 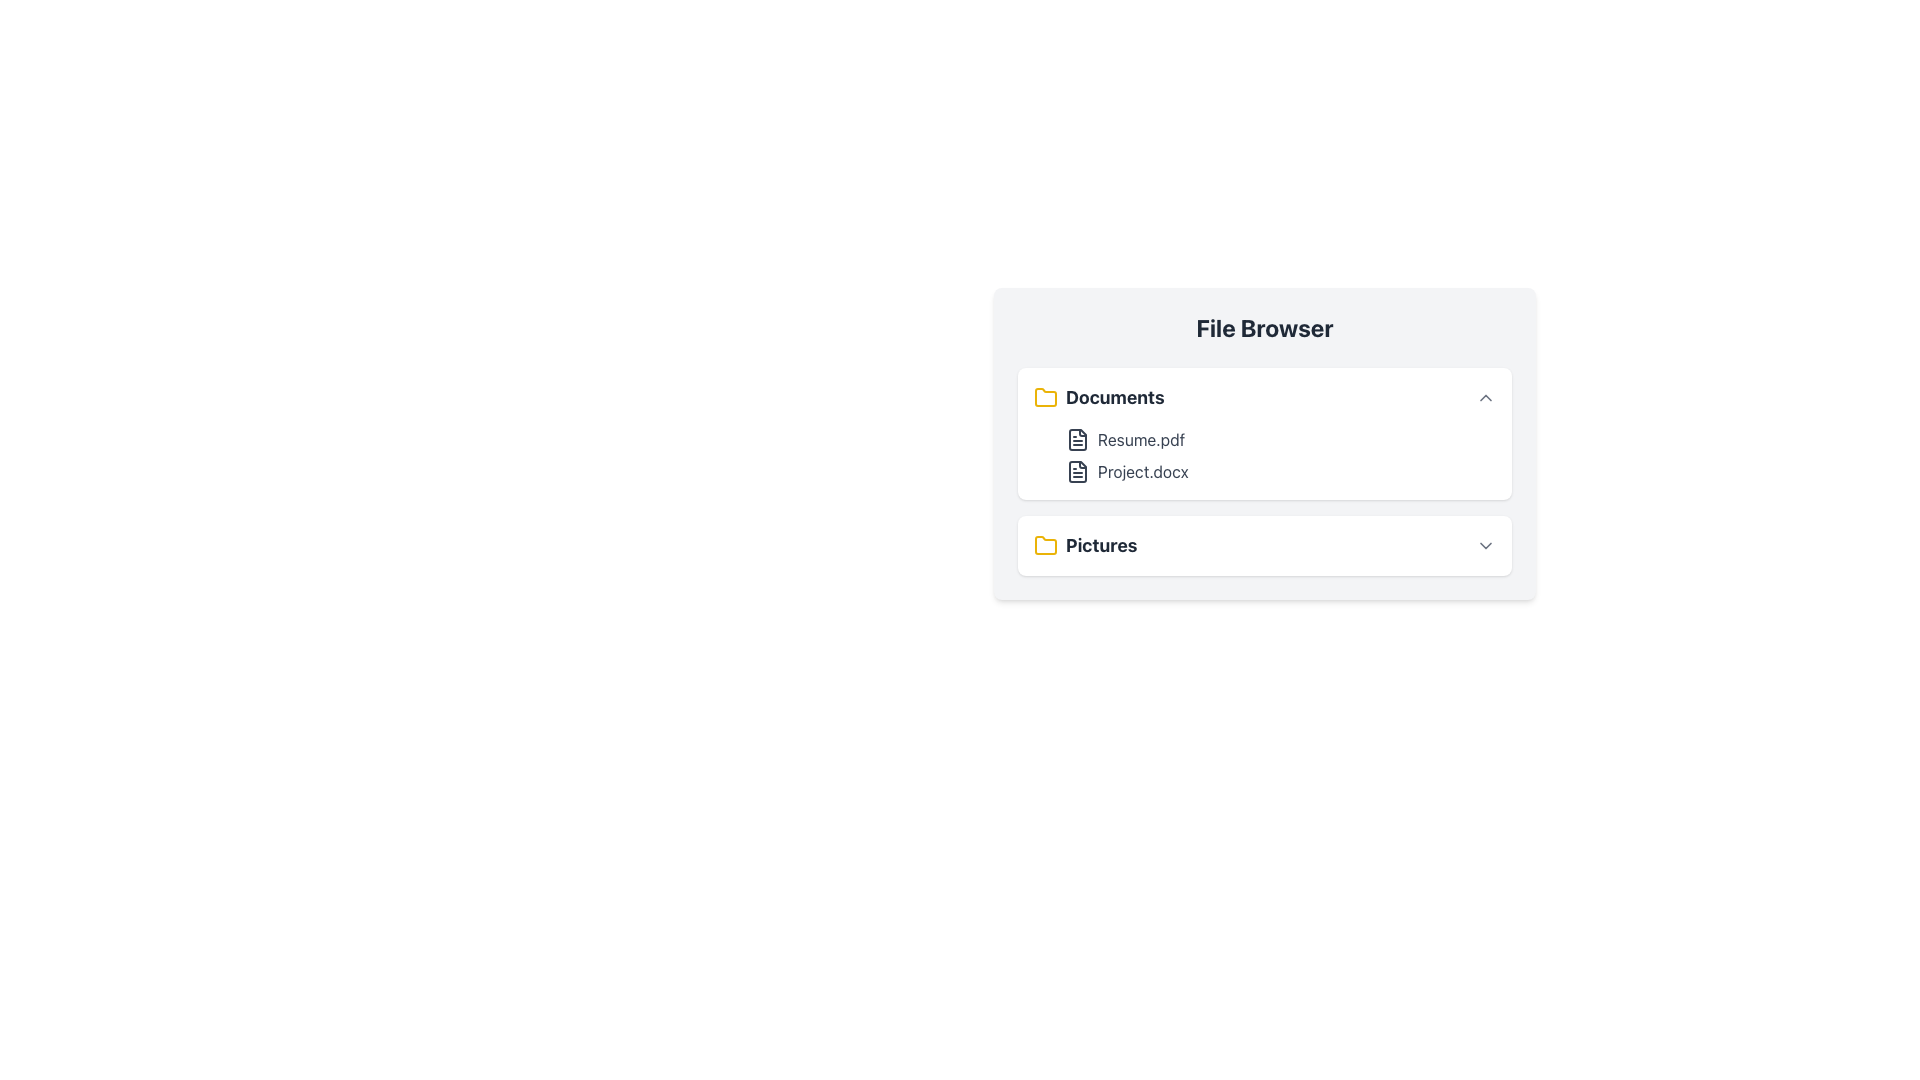 I want to click on the 'Pictures' folder icon located at the beginning of its row in the file browser to interact with the associated folder, so click(x=1045, y=546).